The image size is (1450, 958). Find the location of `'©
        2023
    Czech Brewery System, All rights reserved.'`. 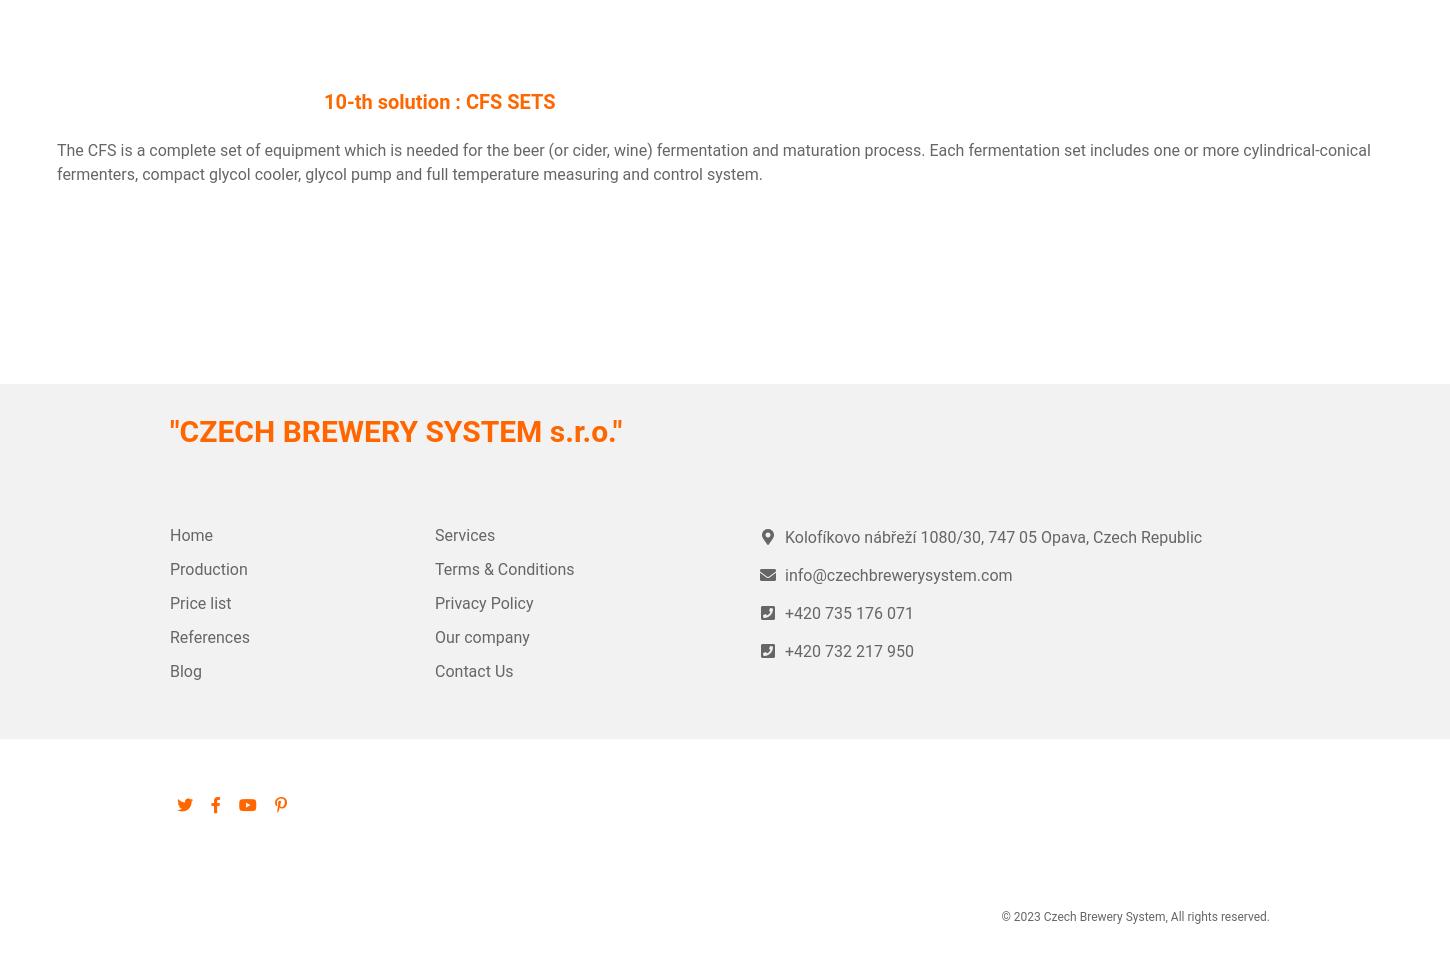

'©
        2023
    Czech Brewery System, All rights reserved.' is located at coordinates (1134, 916).